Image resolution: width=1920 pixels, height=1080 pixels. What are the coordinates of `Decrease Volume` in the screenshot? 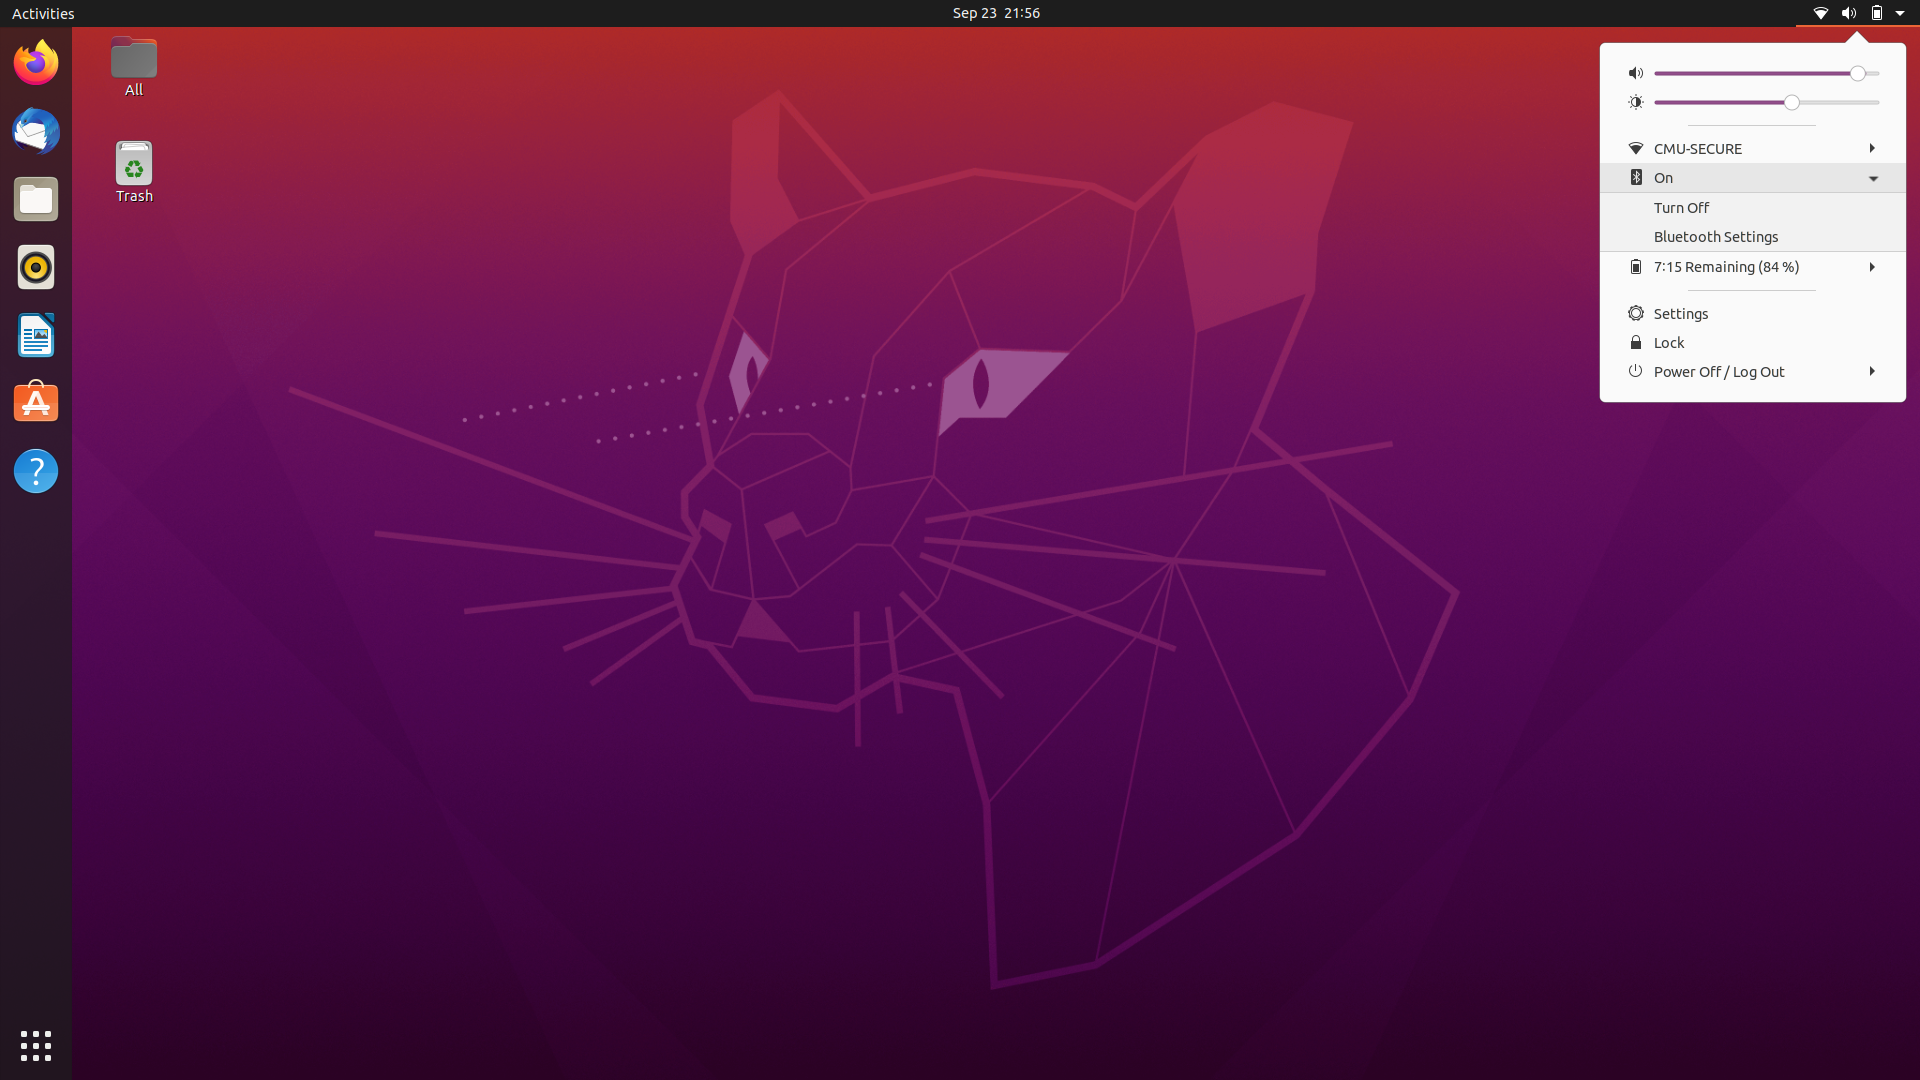 It's located at (1661, 72).